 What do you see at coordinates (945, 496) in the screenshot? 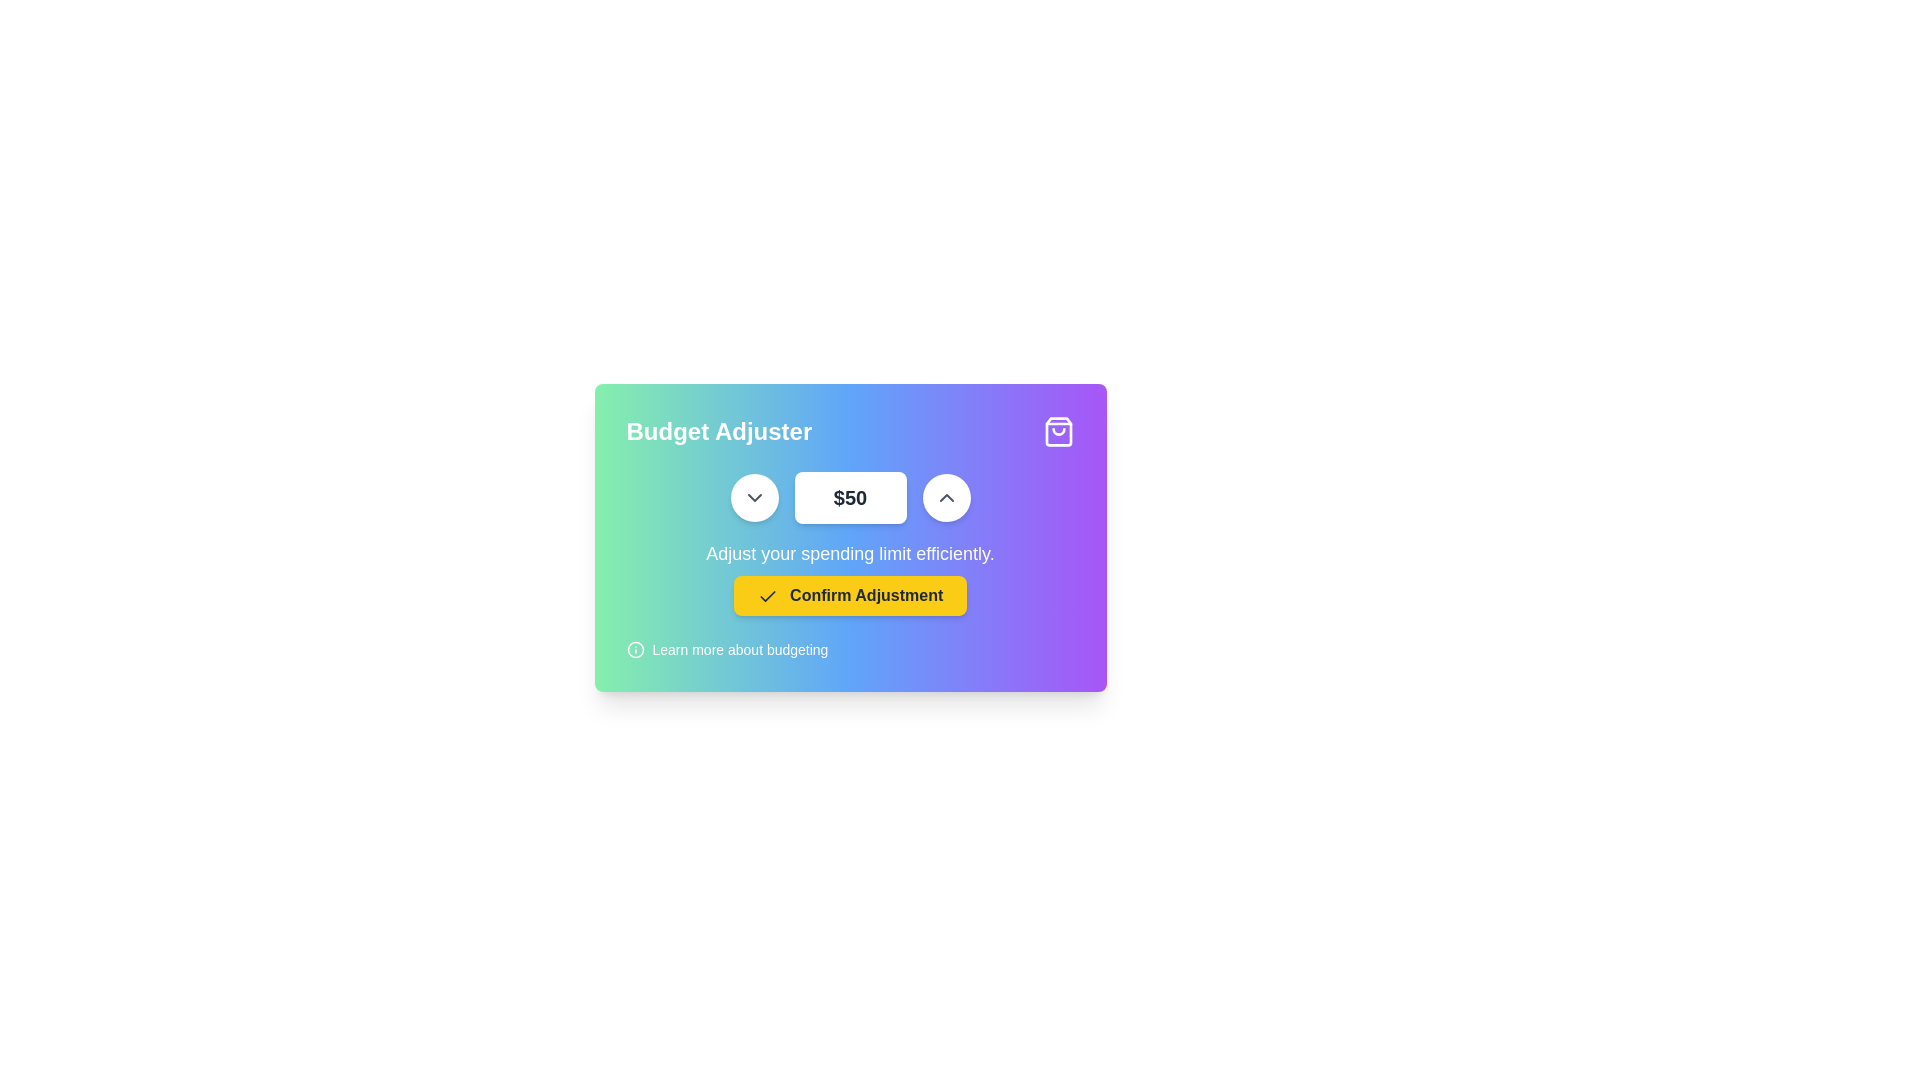
I see `the button located at the rightmost position among its sibling elements` at bounding box center [945, 496].